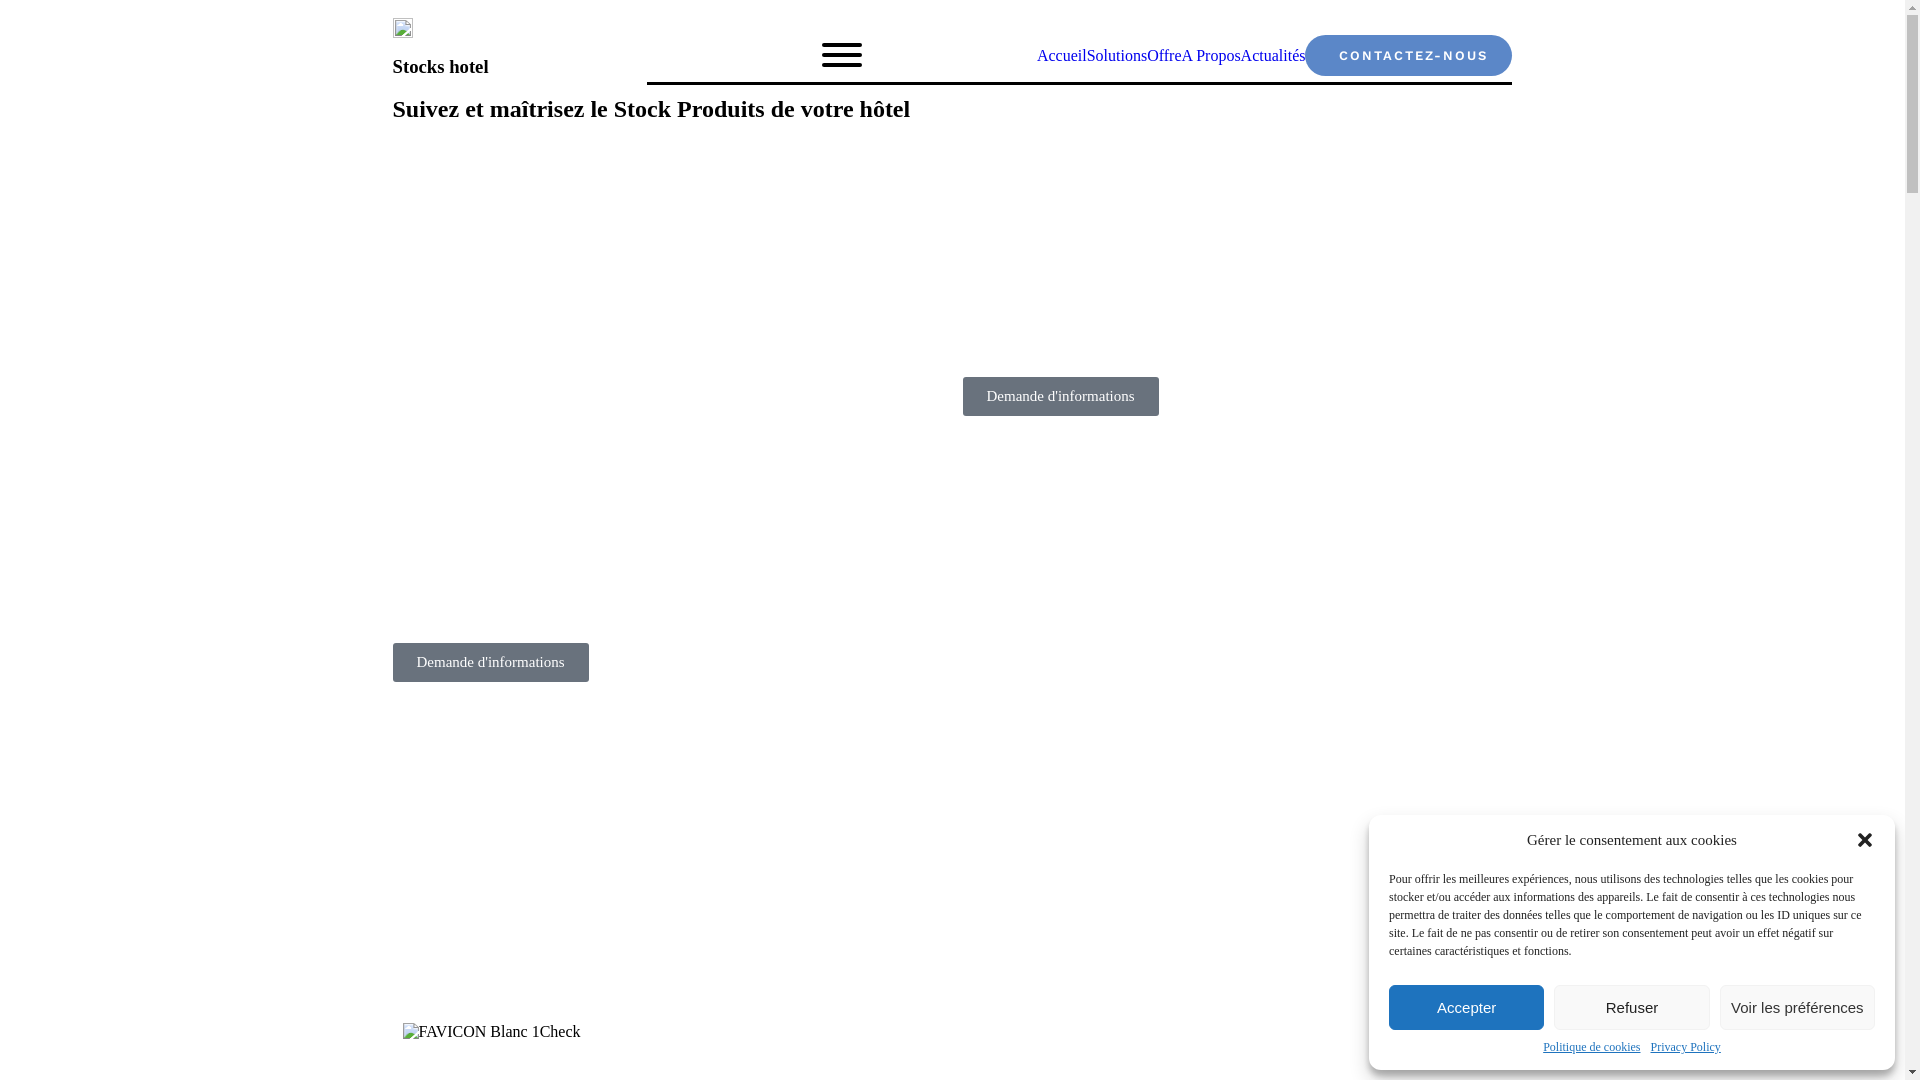  What do you see at coordinates (1059, 396) in the screenshot?
I see `'Demande d'informations'` at bounding box center [1059, 396].